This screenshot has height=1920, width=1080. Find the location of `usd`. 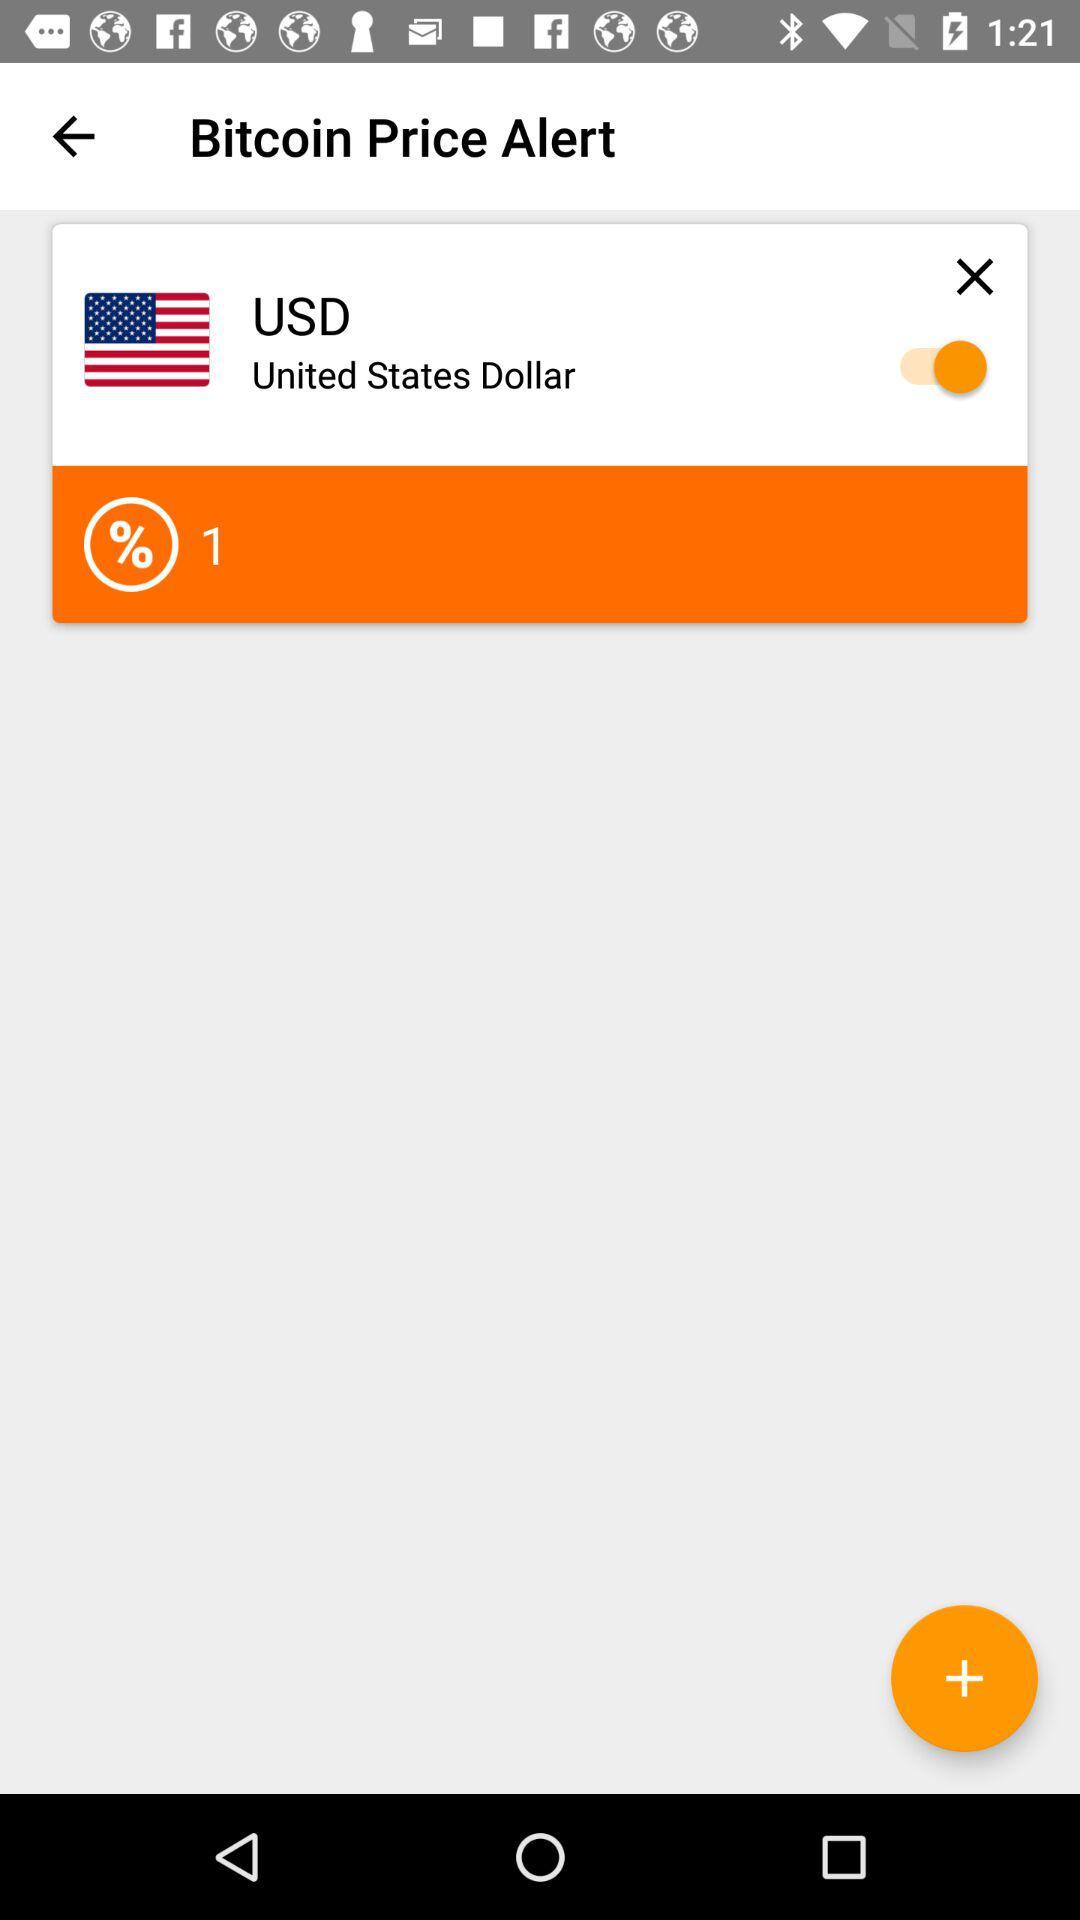

usd is located at coordinates (933, 367).